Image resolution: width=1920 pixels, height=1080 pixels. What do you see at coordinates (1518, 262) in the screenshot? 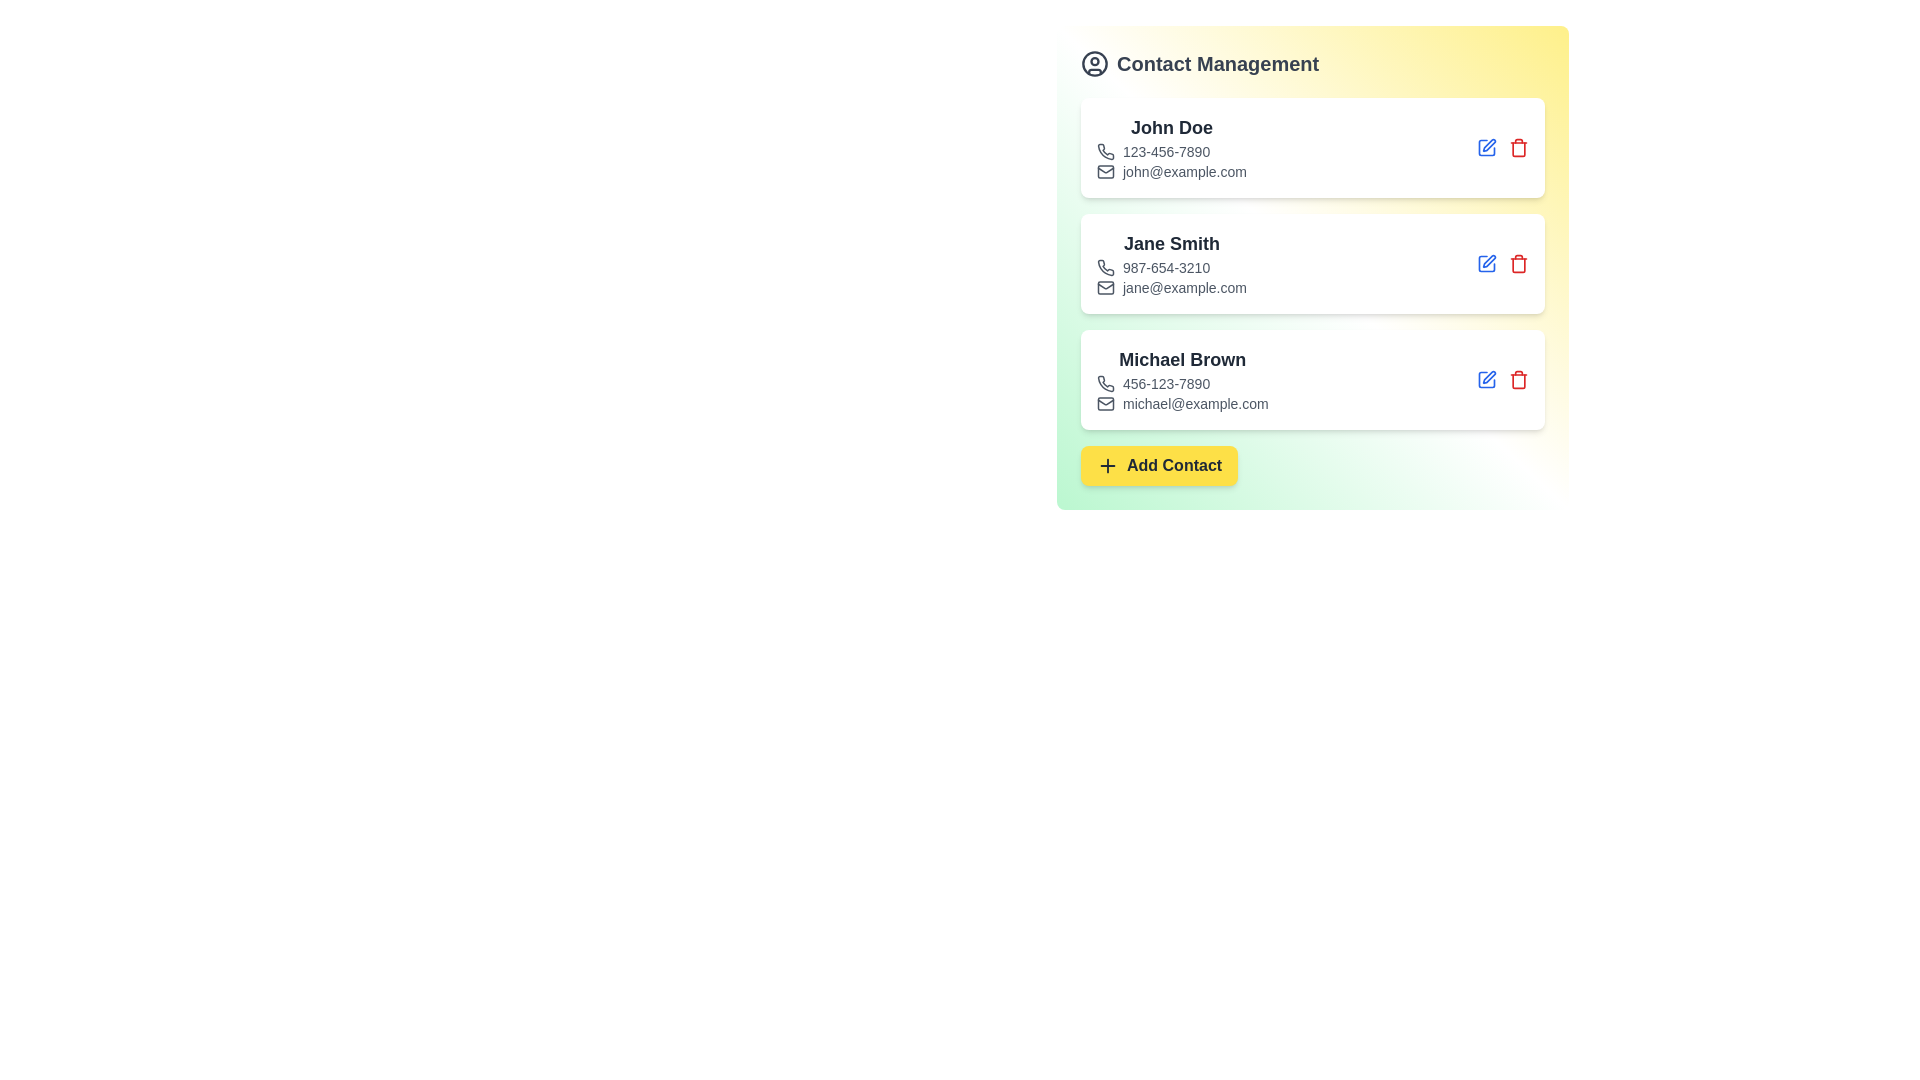
I see `delete button for the contact with name Jane Smith` at bounding box center [1518, 262].